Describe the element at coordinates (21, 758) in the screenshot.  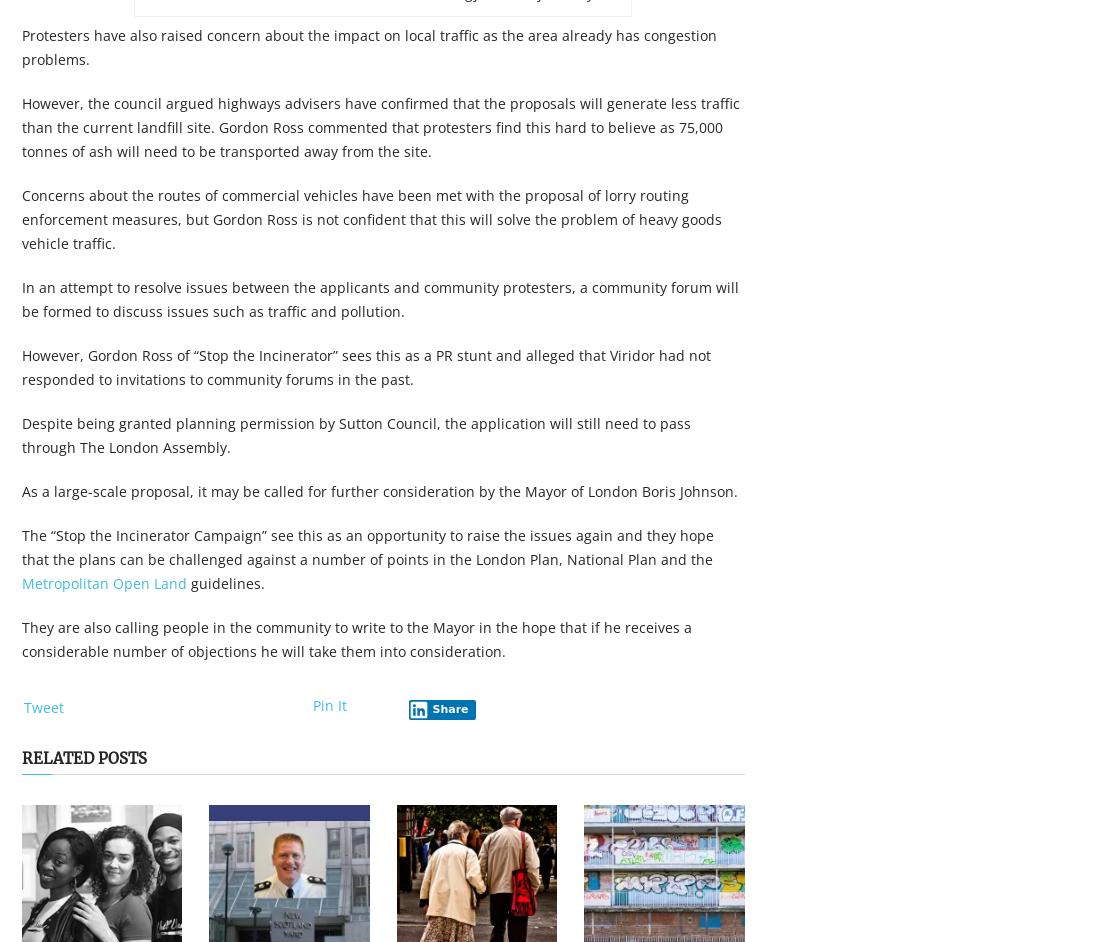
I see `'Related Posts'` at that location.